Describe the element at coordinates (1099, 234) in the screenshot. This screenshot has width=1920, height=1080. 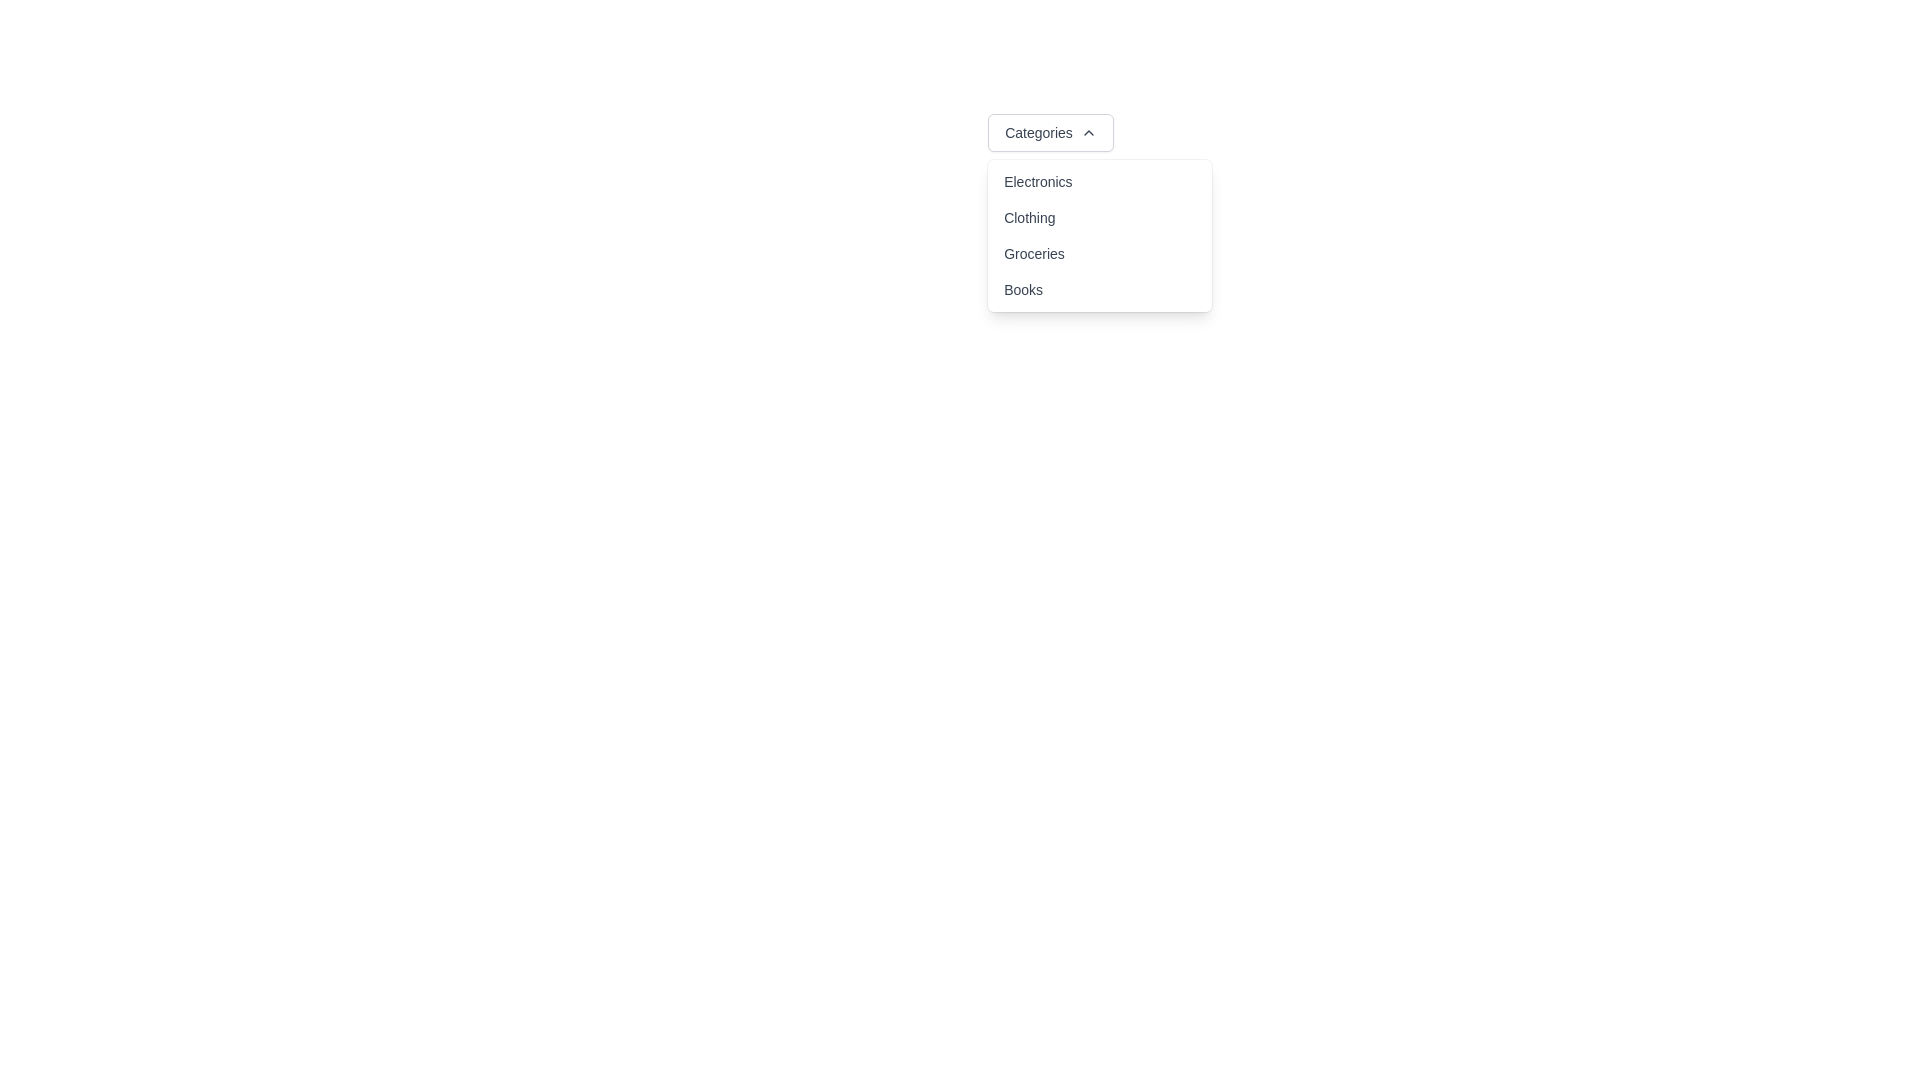
I see `the 'Groceries' option in the dropdown menu` at that location.